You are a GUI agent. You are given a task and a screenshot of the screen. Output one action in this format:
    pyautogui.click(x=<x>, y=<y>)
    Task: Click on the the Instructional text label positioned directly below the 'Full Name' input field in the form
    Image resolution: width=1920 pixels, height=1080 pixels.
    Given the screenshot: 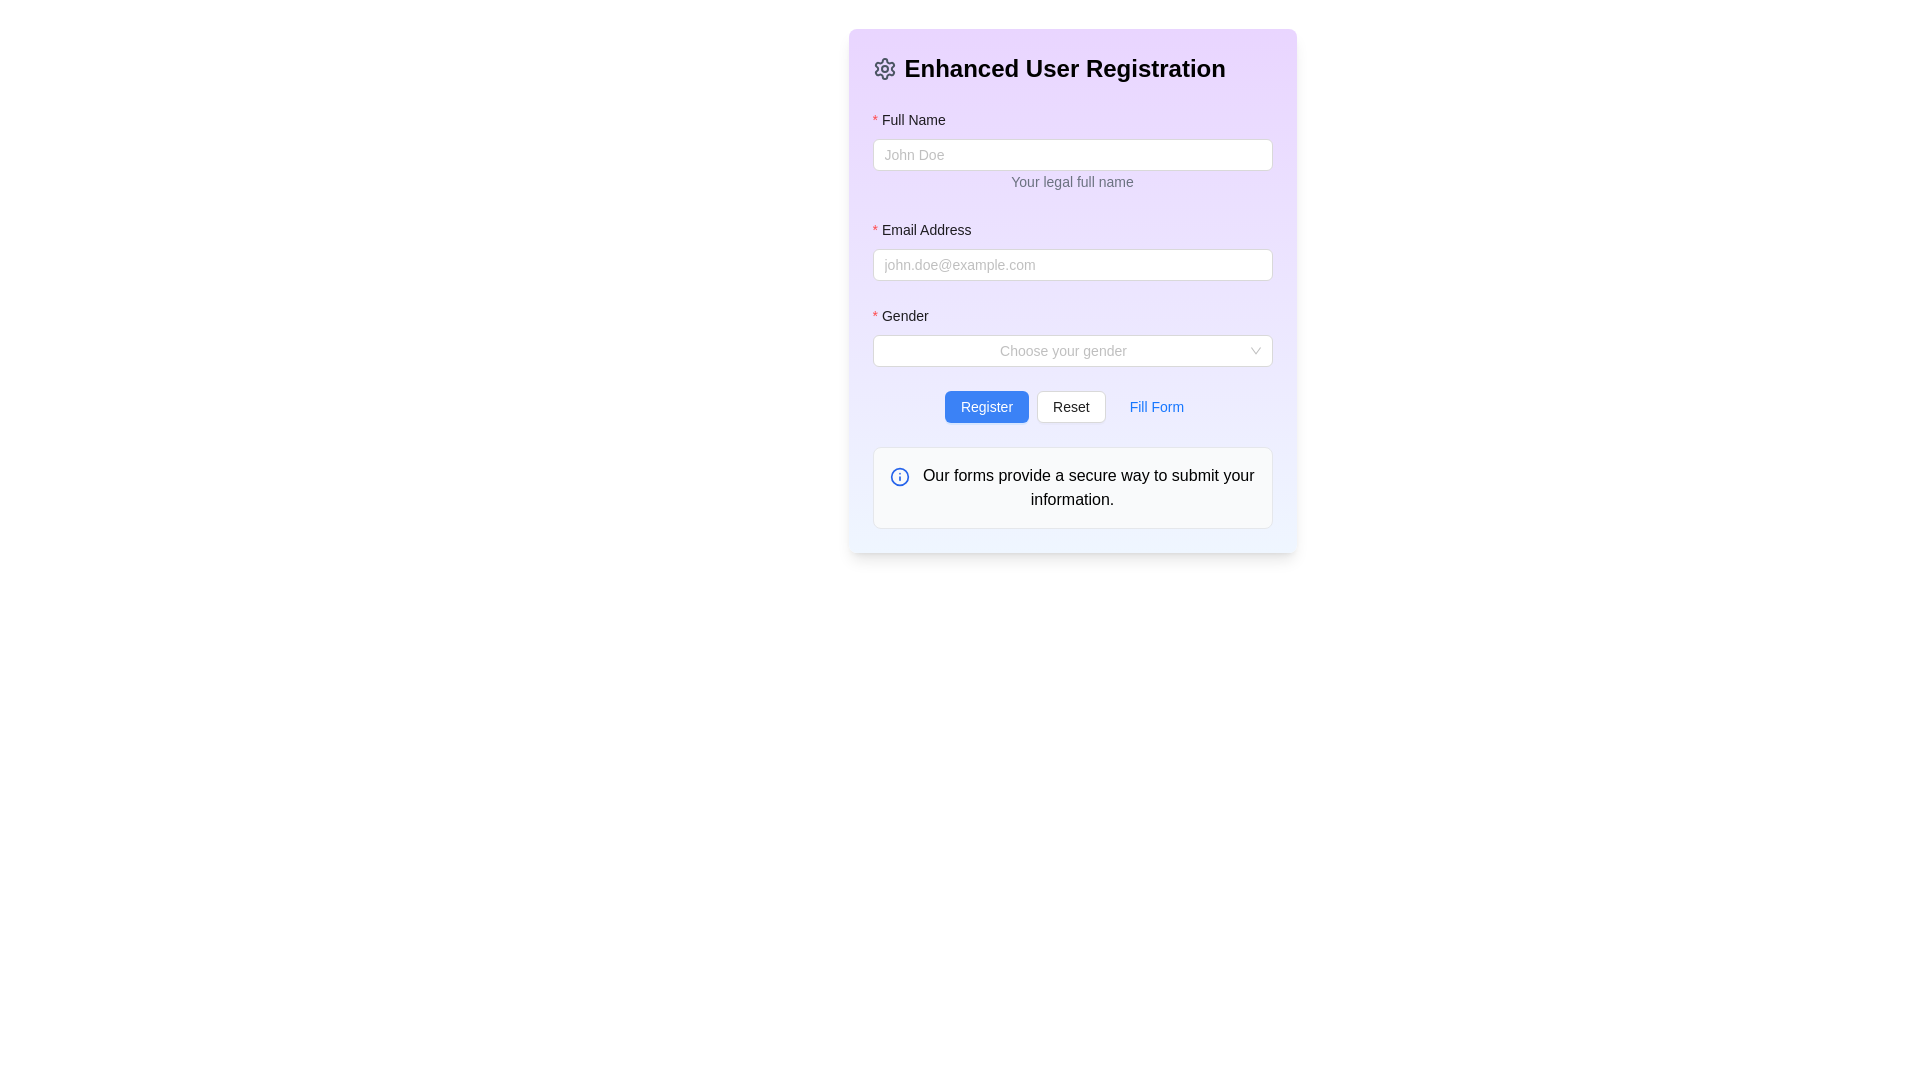 What is the action you would take?
    pyautogui.click(x=1071, y=165)
    